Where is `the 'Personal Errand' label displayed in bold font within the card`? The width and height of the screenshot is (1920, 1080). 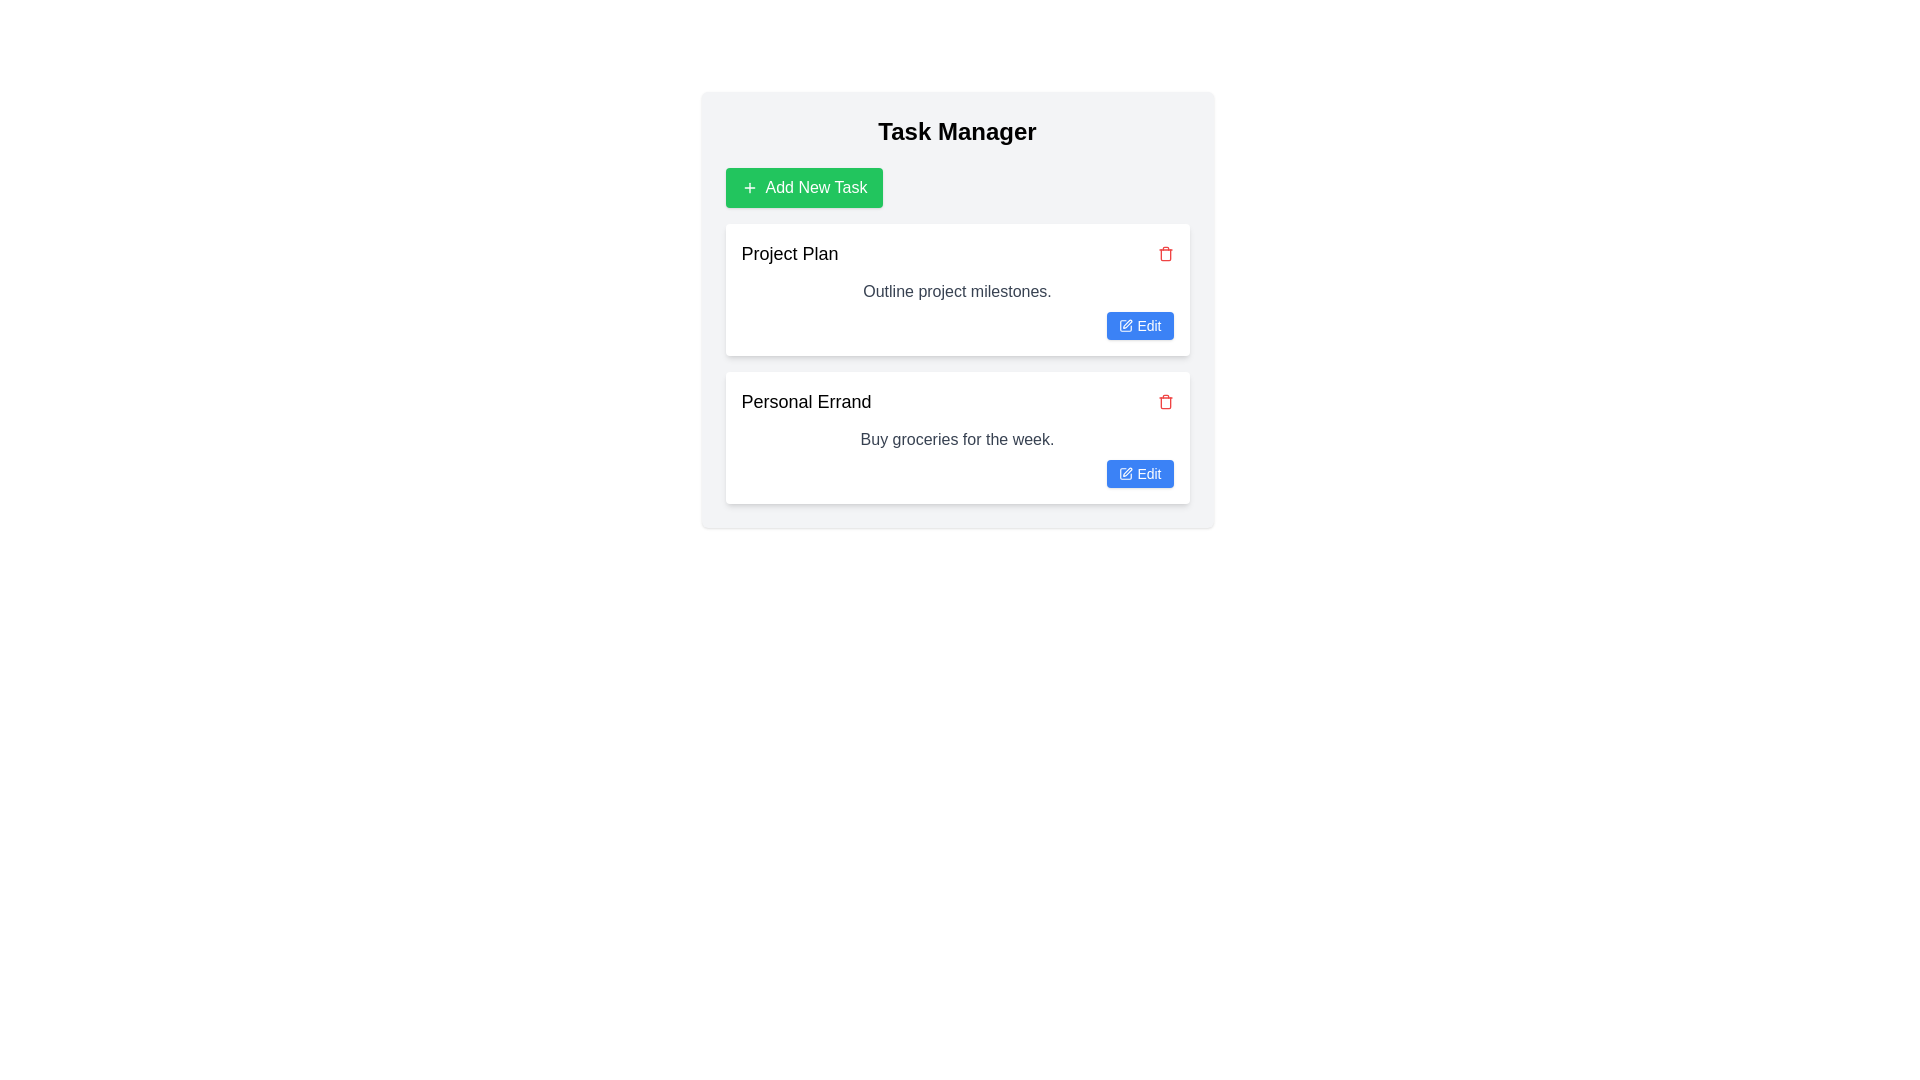 the 'Personal Errand' label displayed in bold font within the card is located at coordinates (806, 401).